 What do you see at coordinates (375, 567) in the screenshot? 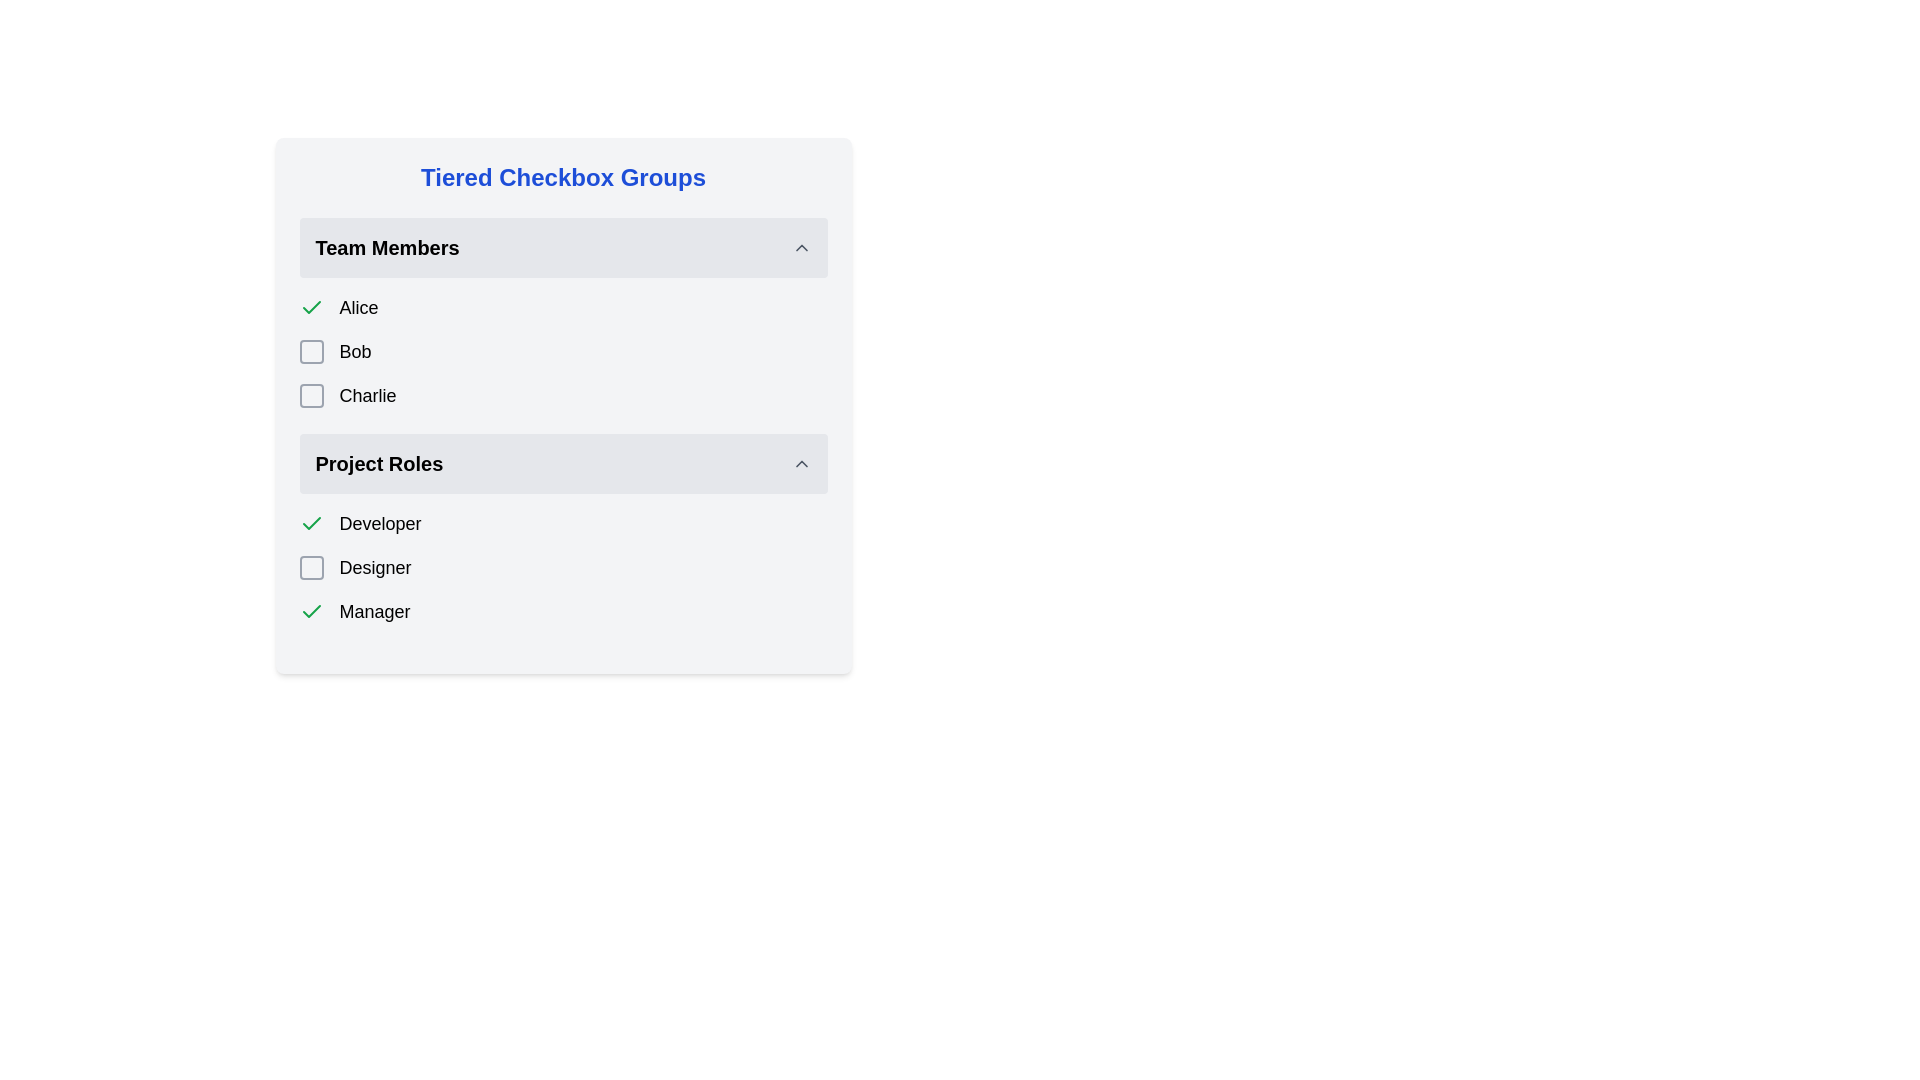
I see `the label indicating the 'Designer' role in the 'Project Roles' section, which is positioned next to the corresponding checkbox` at bounding box center [375, 567].